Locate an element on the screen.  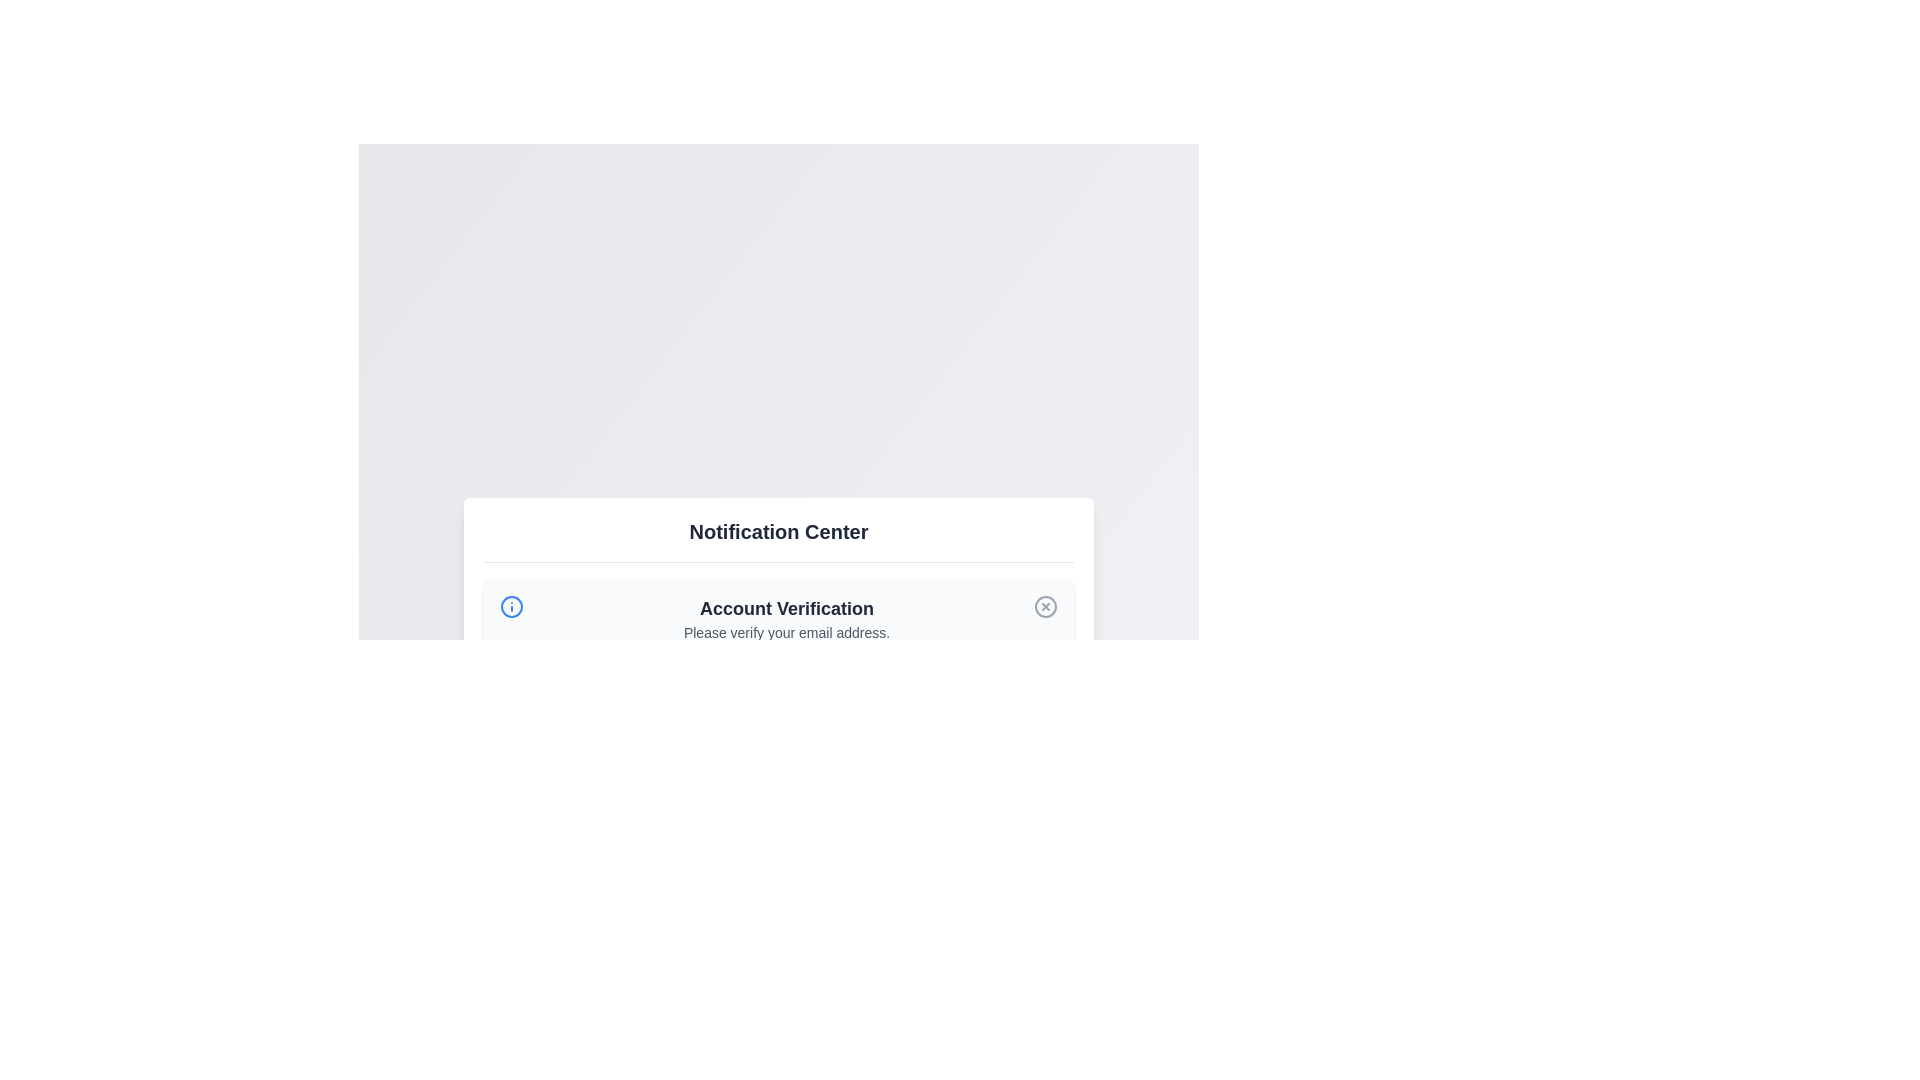
the Text block that serves as a notification to verify the user's email address, located in the central region of the interface just below the 'Notification Center' heading is located at coordinates (786, 616).